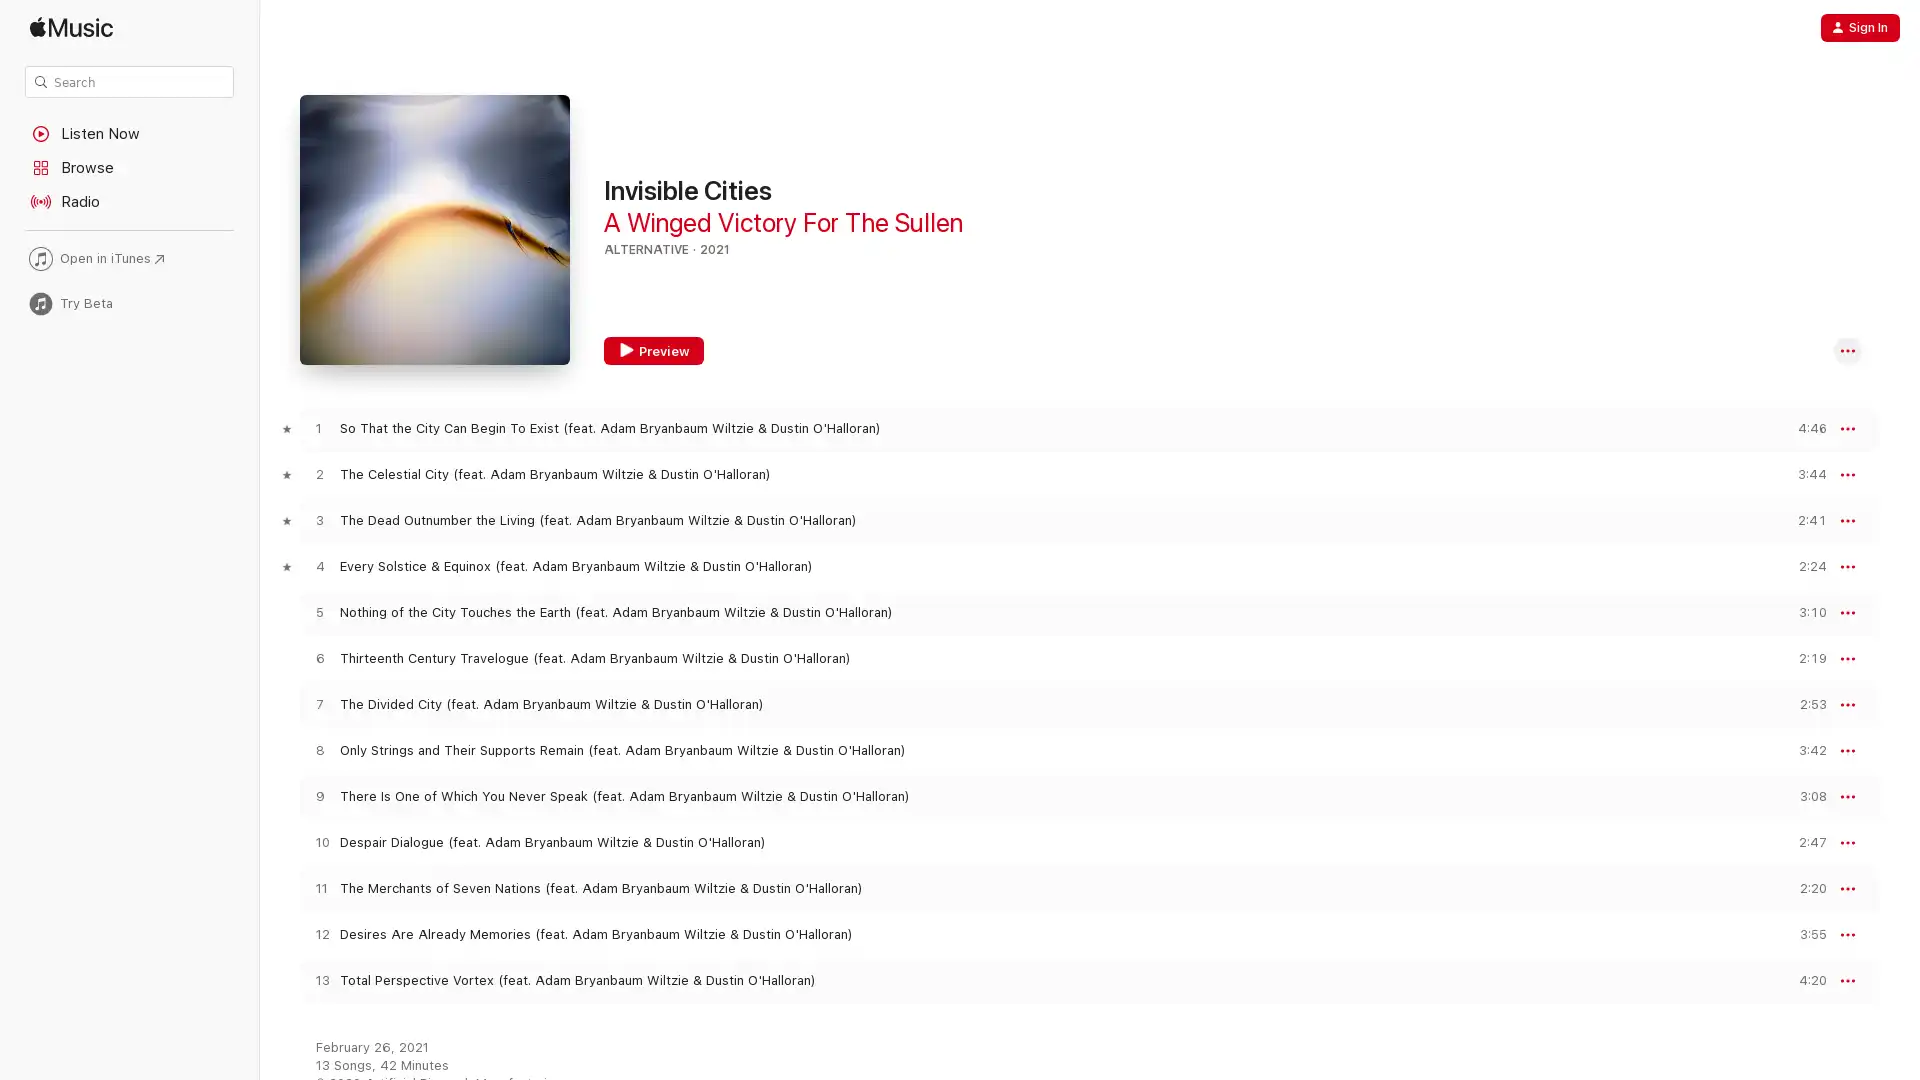 The width and height of the screenshot is (1920, 1080). Describe the element at coordinates (128, 257) in the screenshot. I see `Open in iTunes` at that location.